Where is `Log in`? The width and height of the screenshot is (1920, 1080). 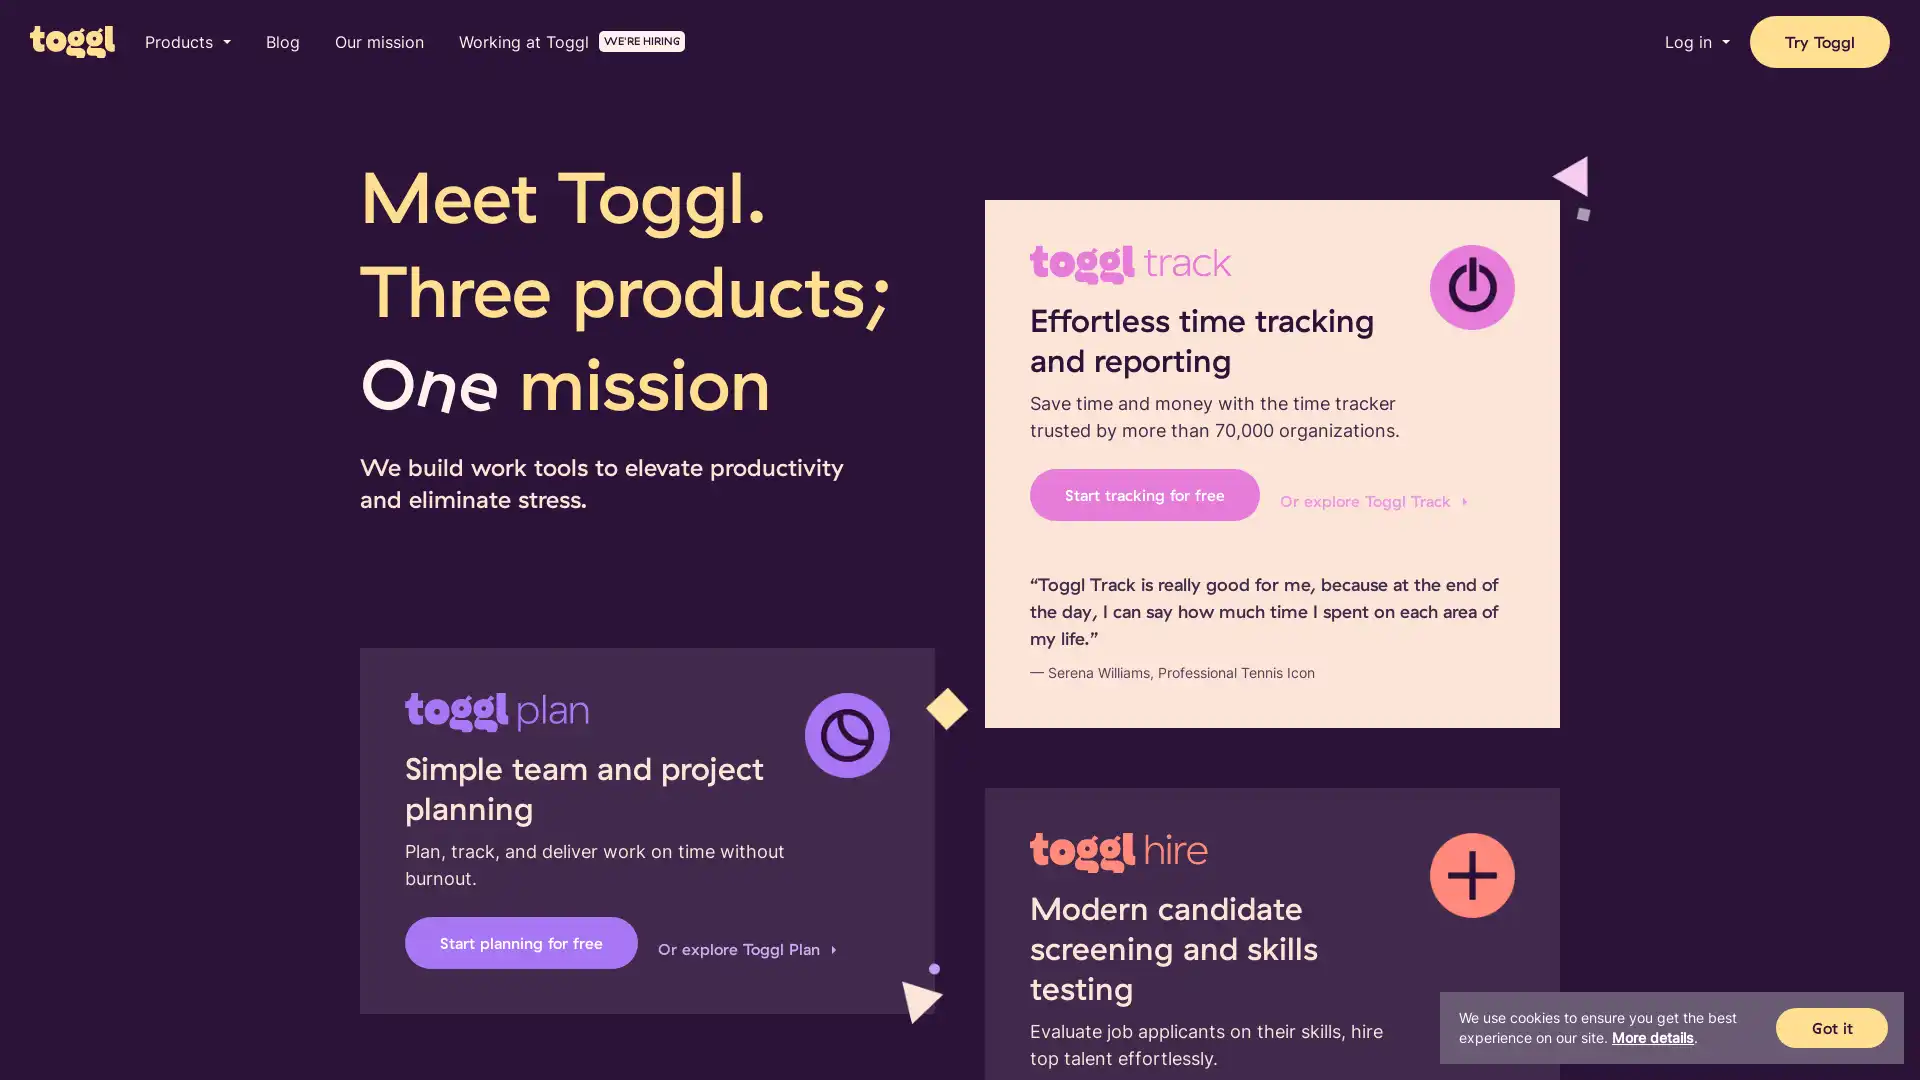
Log in is located at coordinates (1696, 42).